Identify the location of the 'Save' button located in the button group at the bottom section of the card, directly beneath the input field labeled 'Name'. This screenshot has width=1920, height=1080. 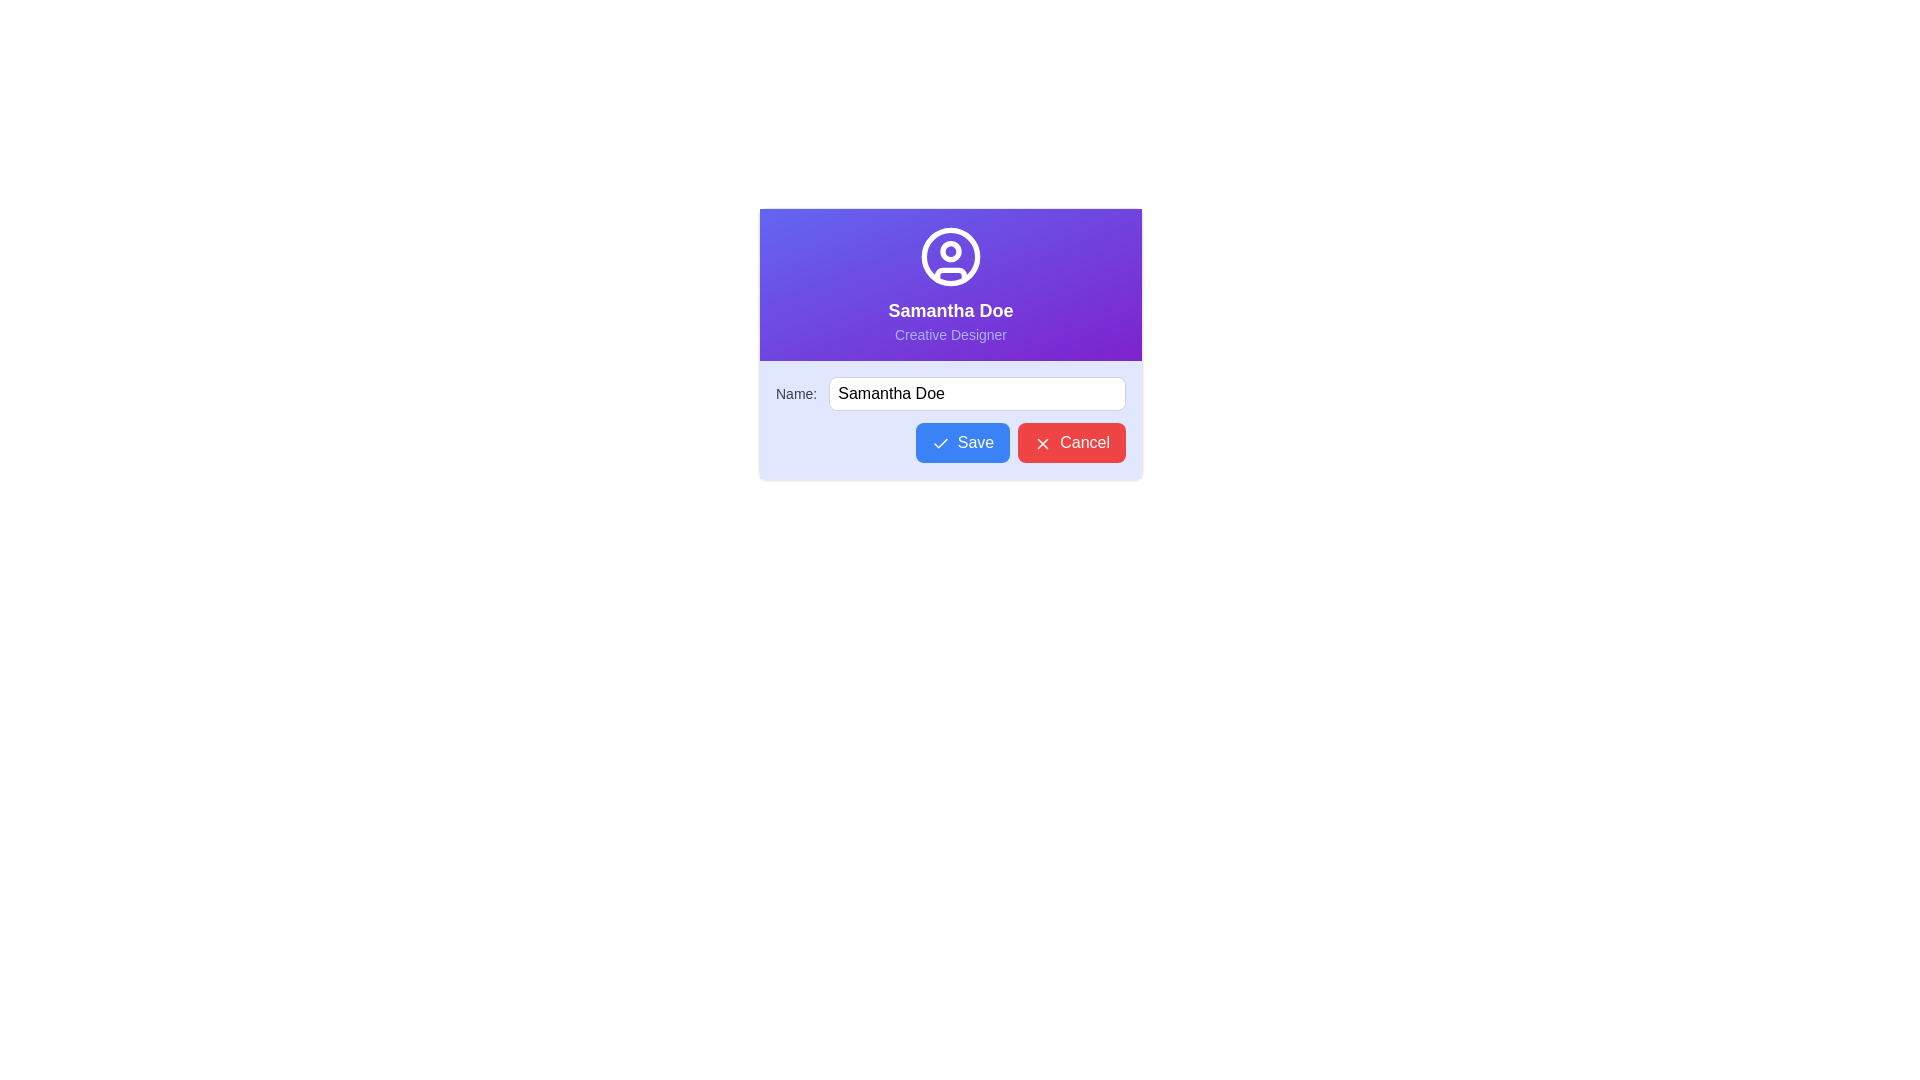
(949, 442).